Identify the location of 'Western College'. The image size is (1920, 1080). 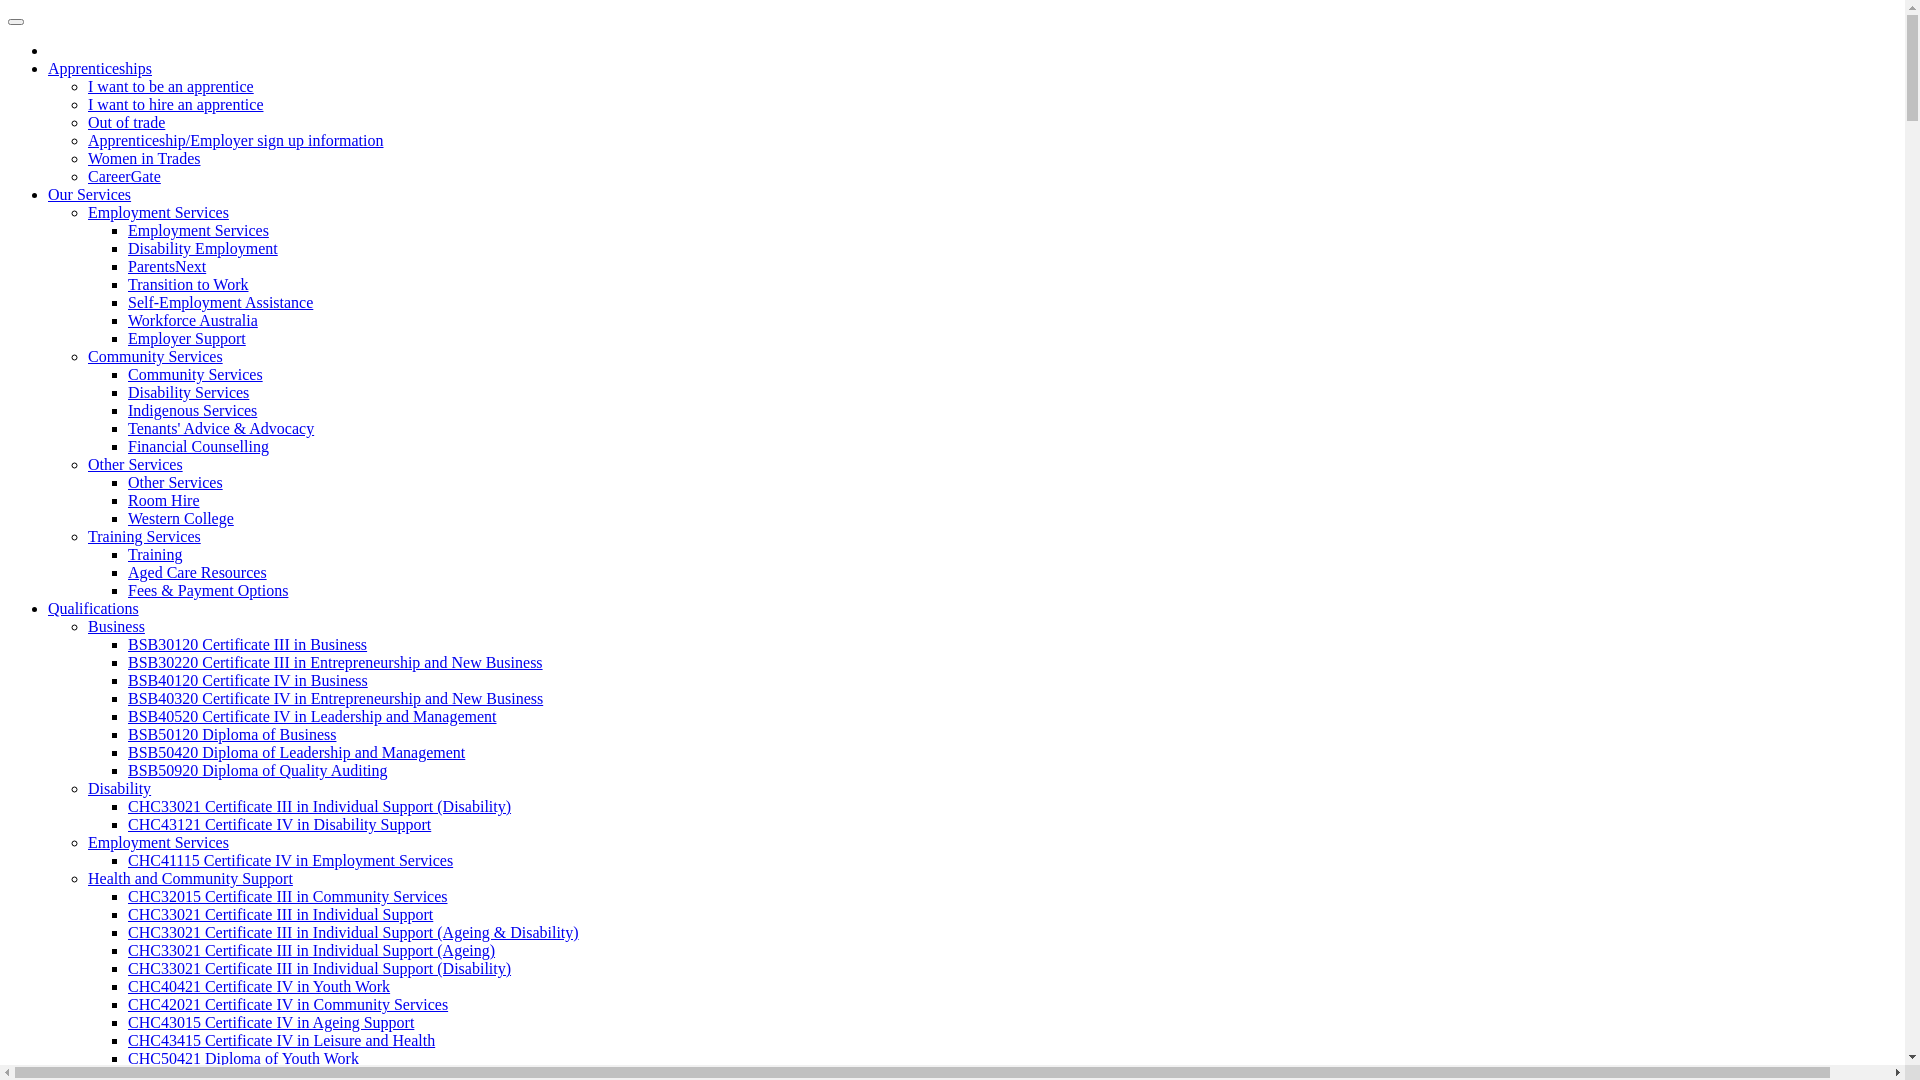
(181, 517).